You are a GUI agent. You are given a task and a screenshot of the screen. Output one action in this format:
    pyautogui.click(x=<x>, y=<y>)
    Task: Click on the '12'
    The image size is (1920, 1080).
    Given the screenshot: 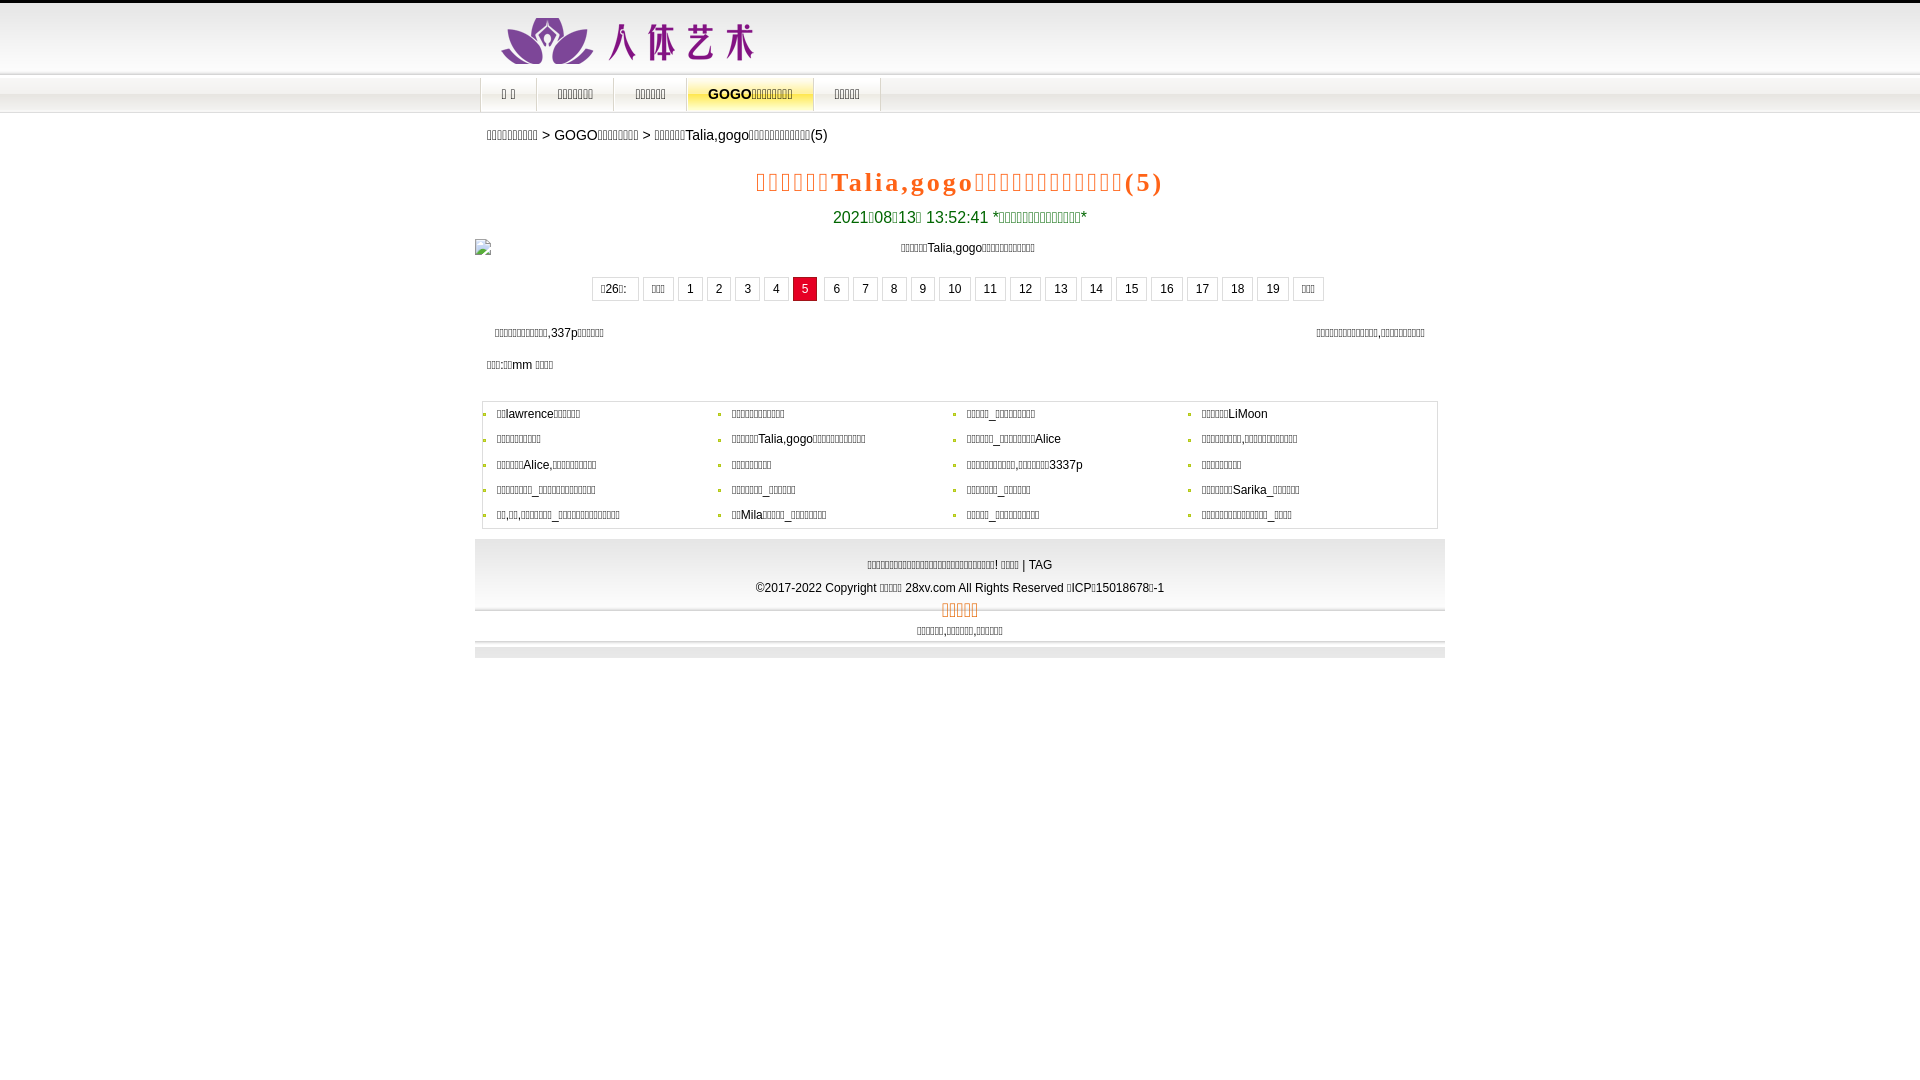 What is the action you would take?
    pyautogui.click(x=1009, y=289)
    